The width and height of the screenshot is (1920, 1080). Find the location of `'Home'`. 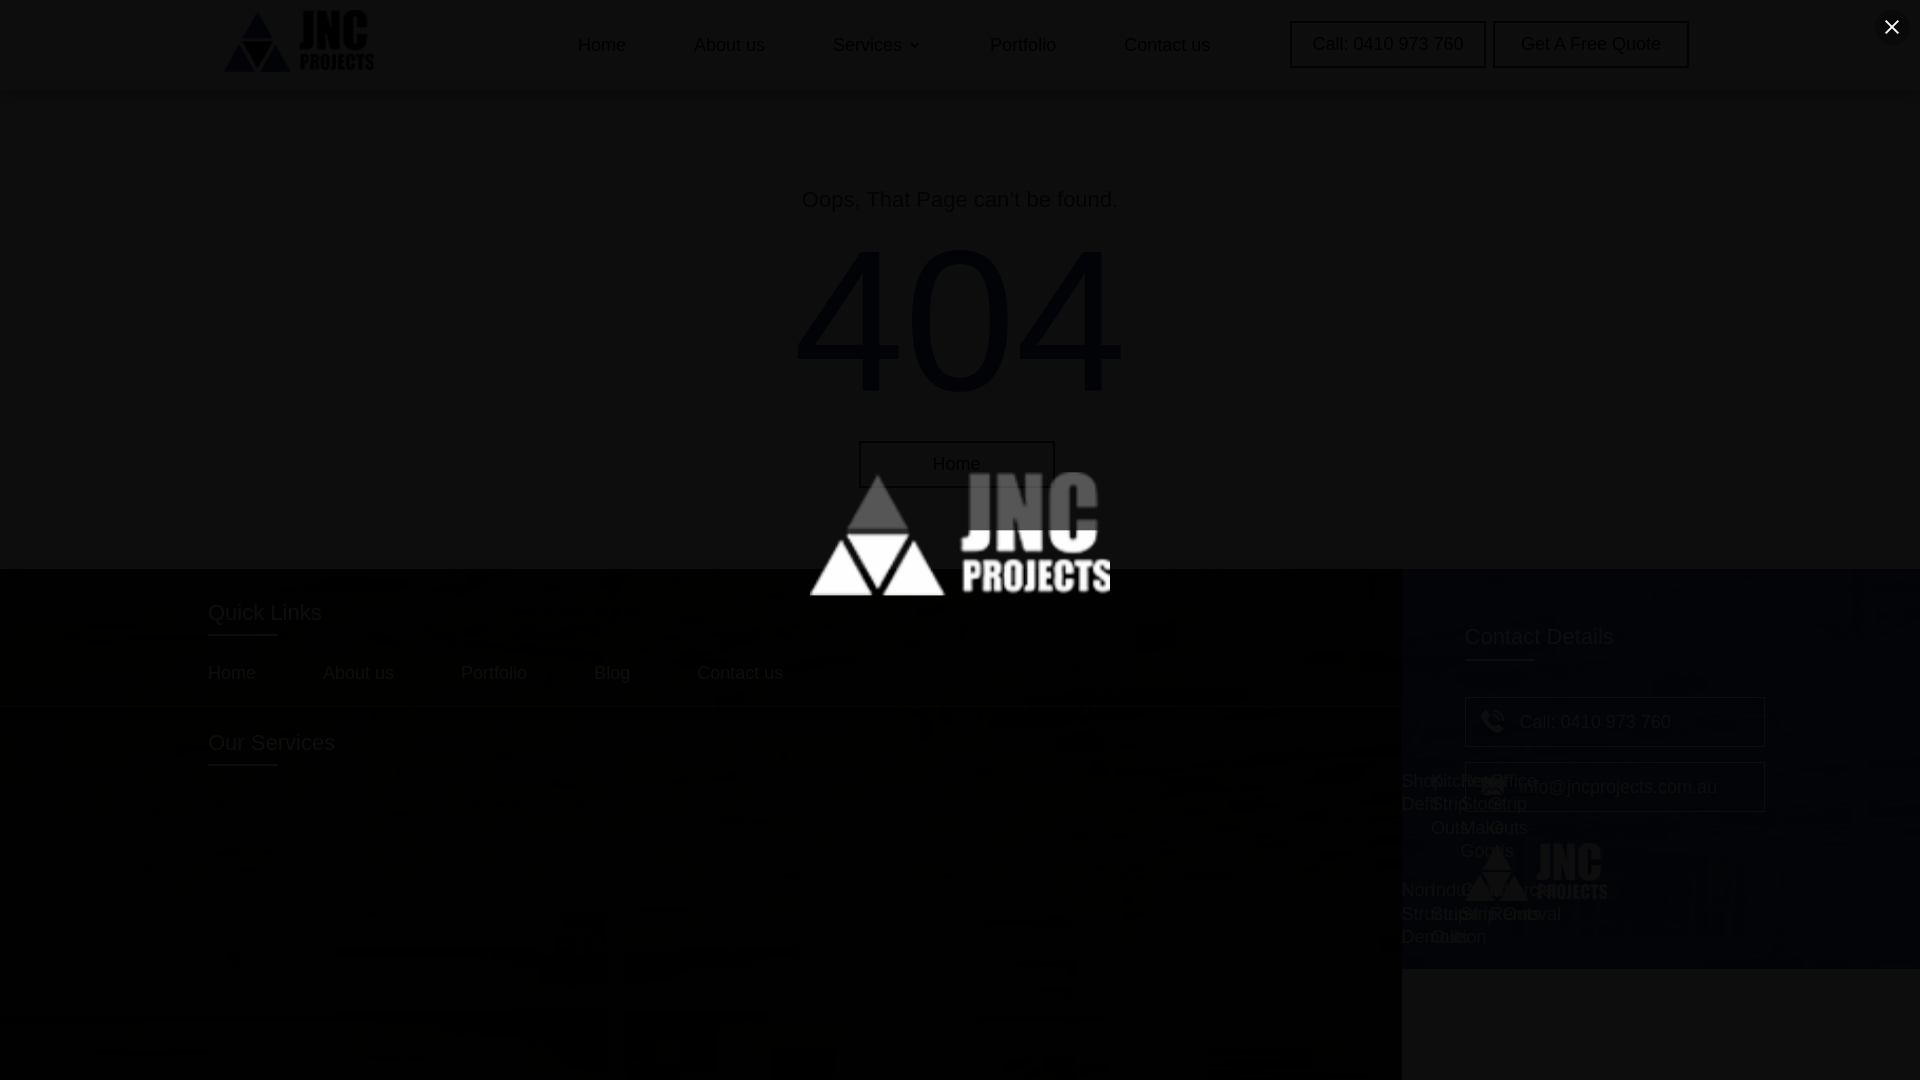

'Home' is located at coordinates (954, 464).